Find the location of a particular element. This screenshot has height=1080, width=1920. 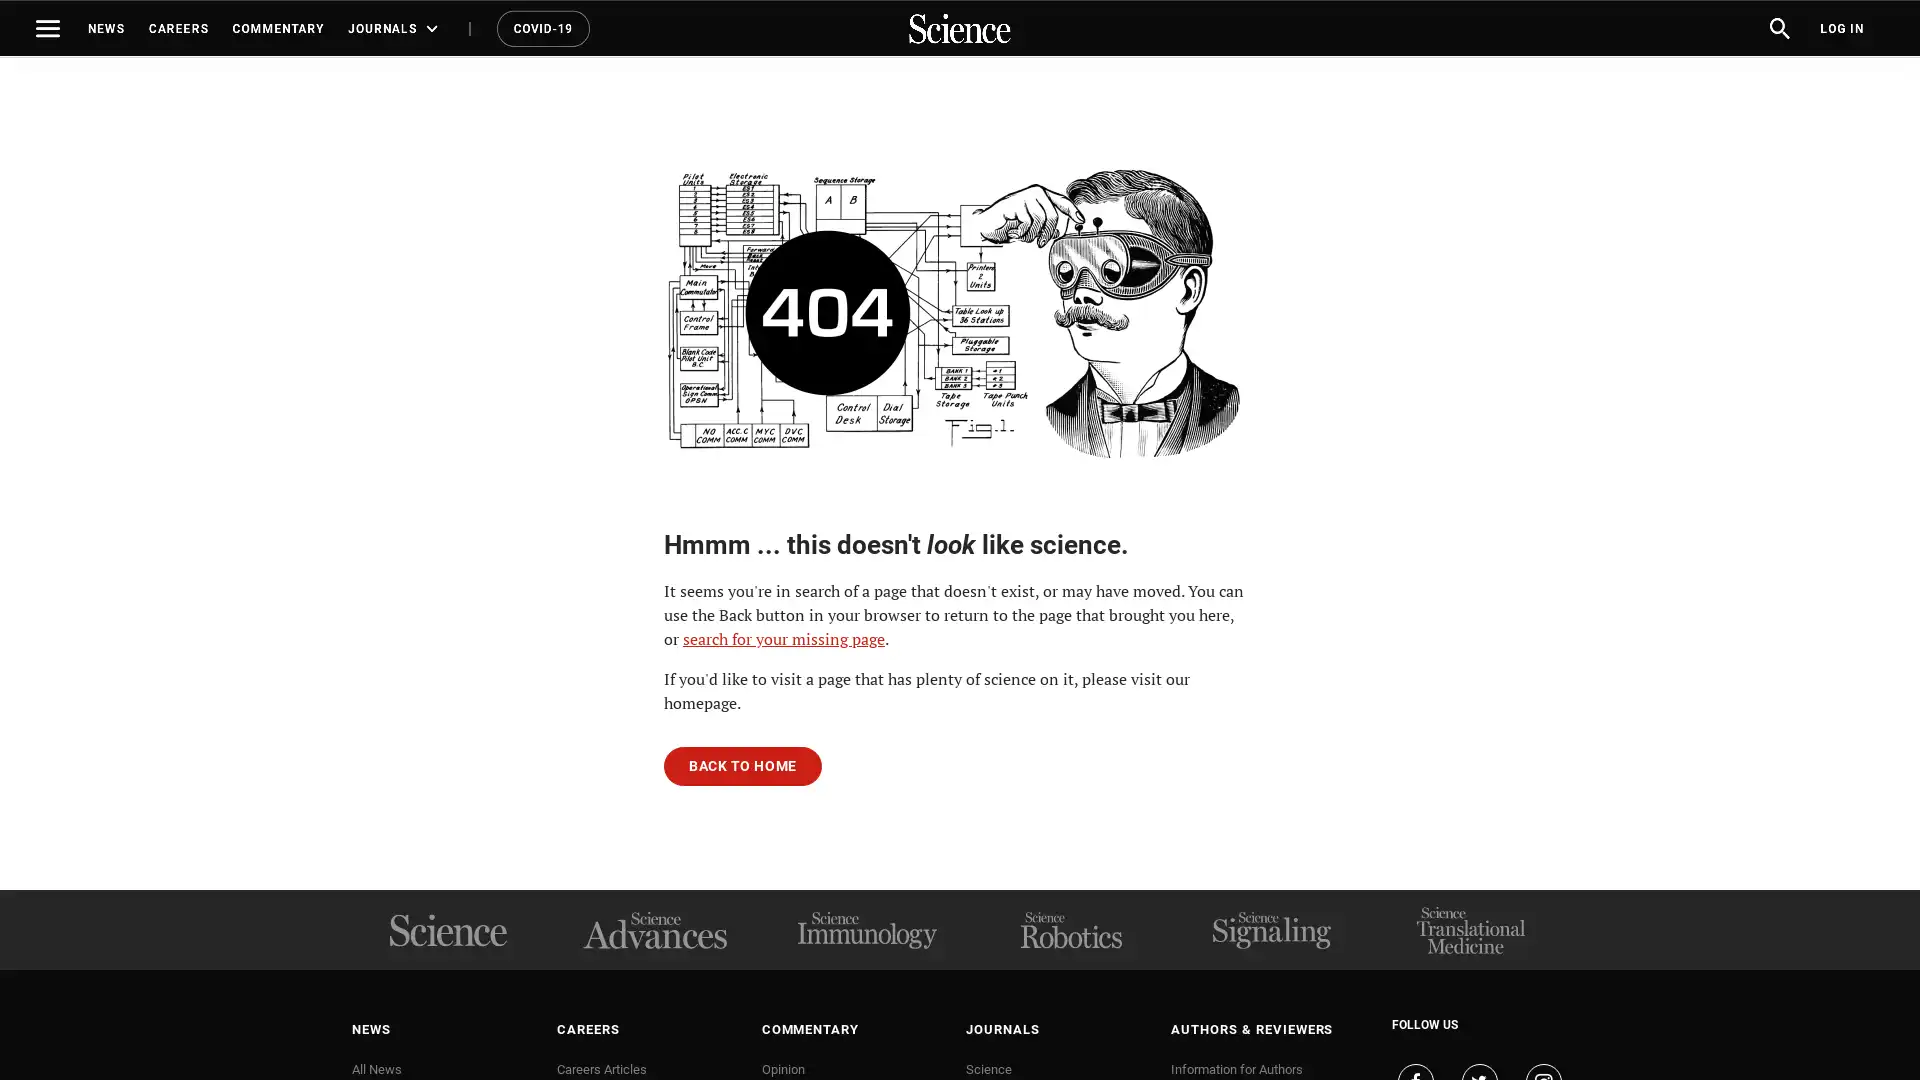

Toggle navigation is located at coordinates (48, 29).